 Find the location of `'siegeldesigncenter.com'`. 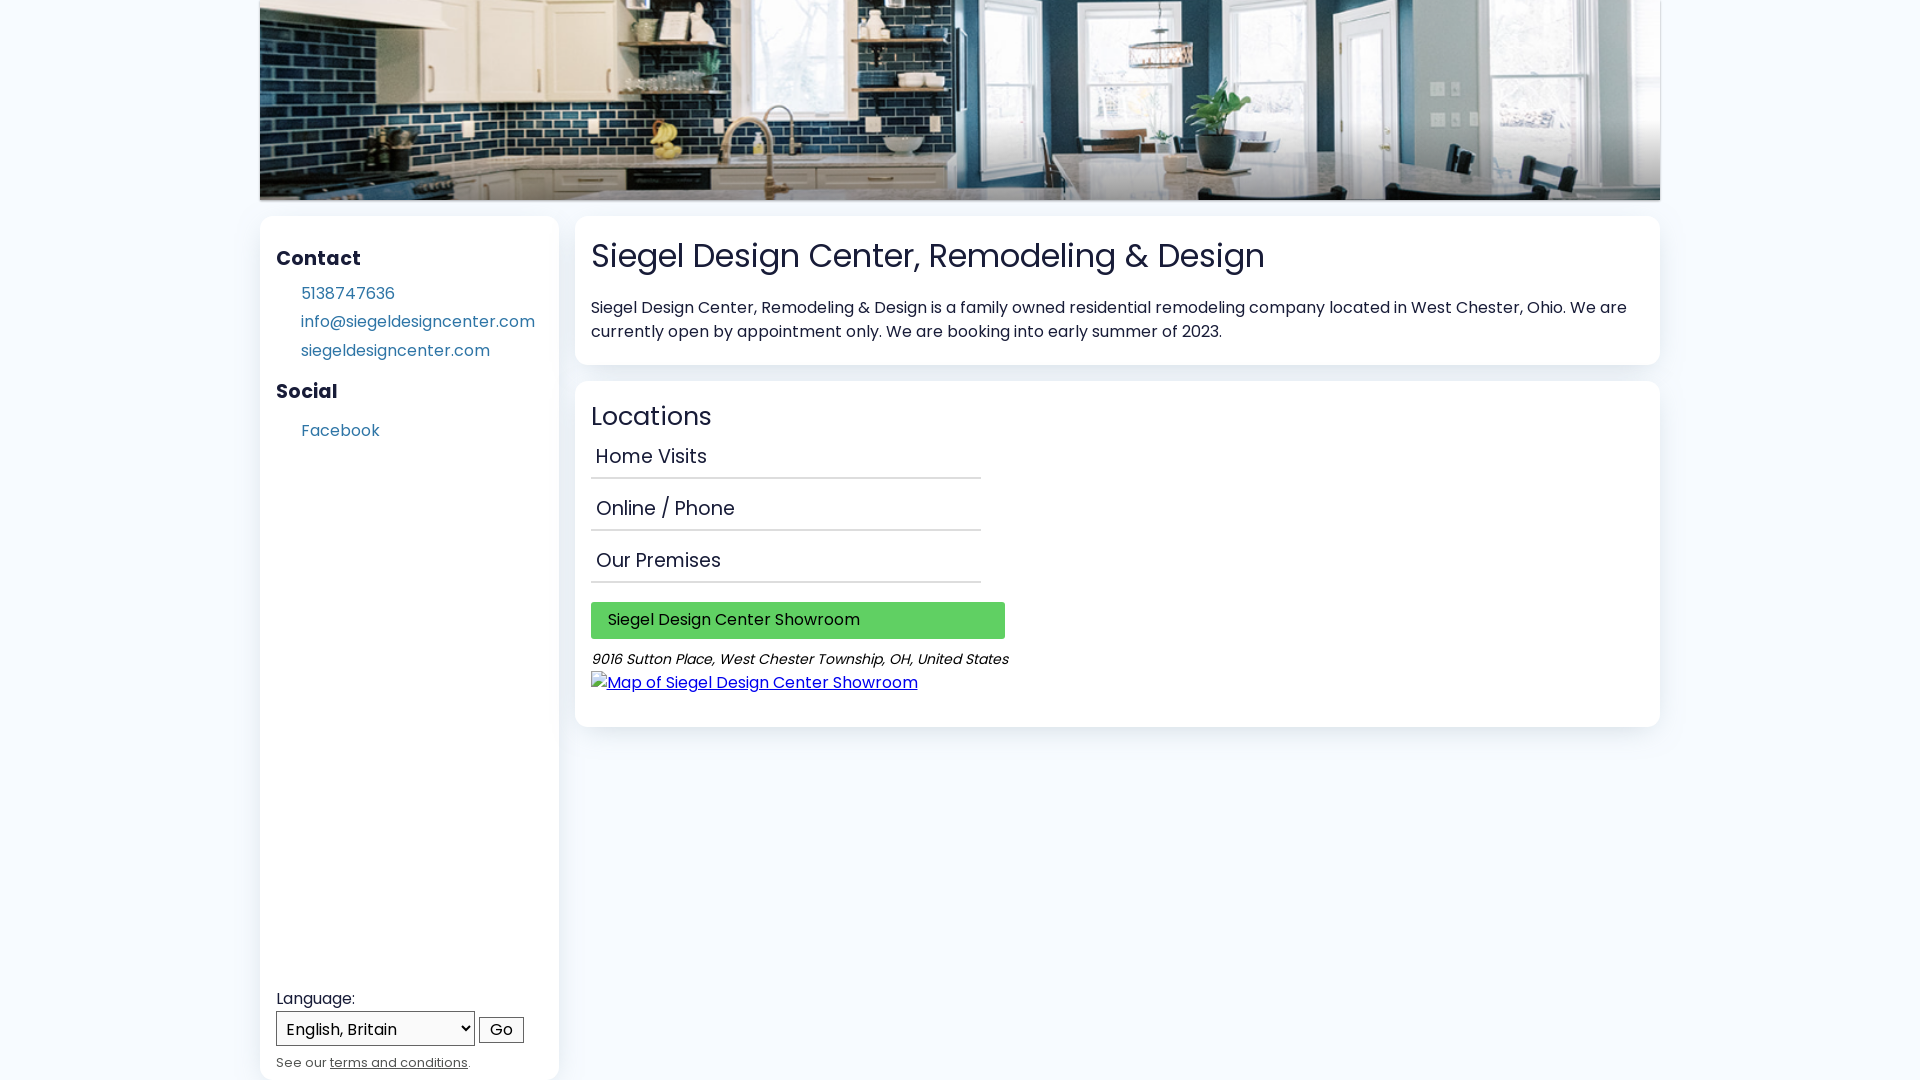

'siegeldesigncenter.com' is located at coordinates (300, 350).